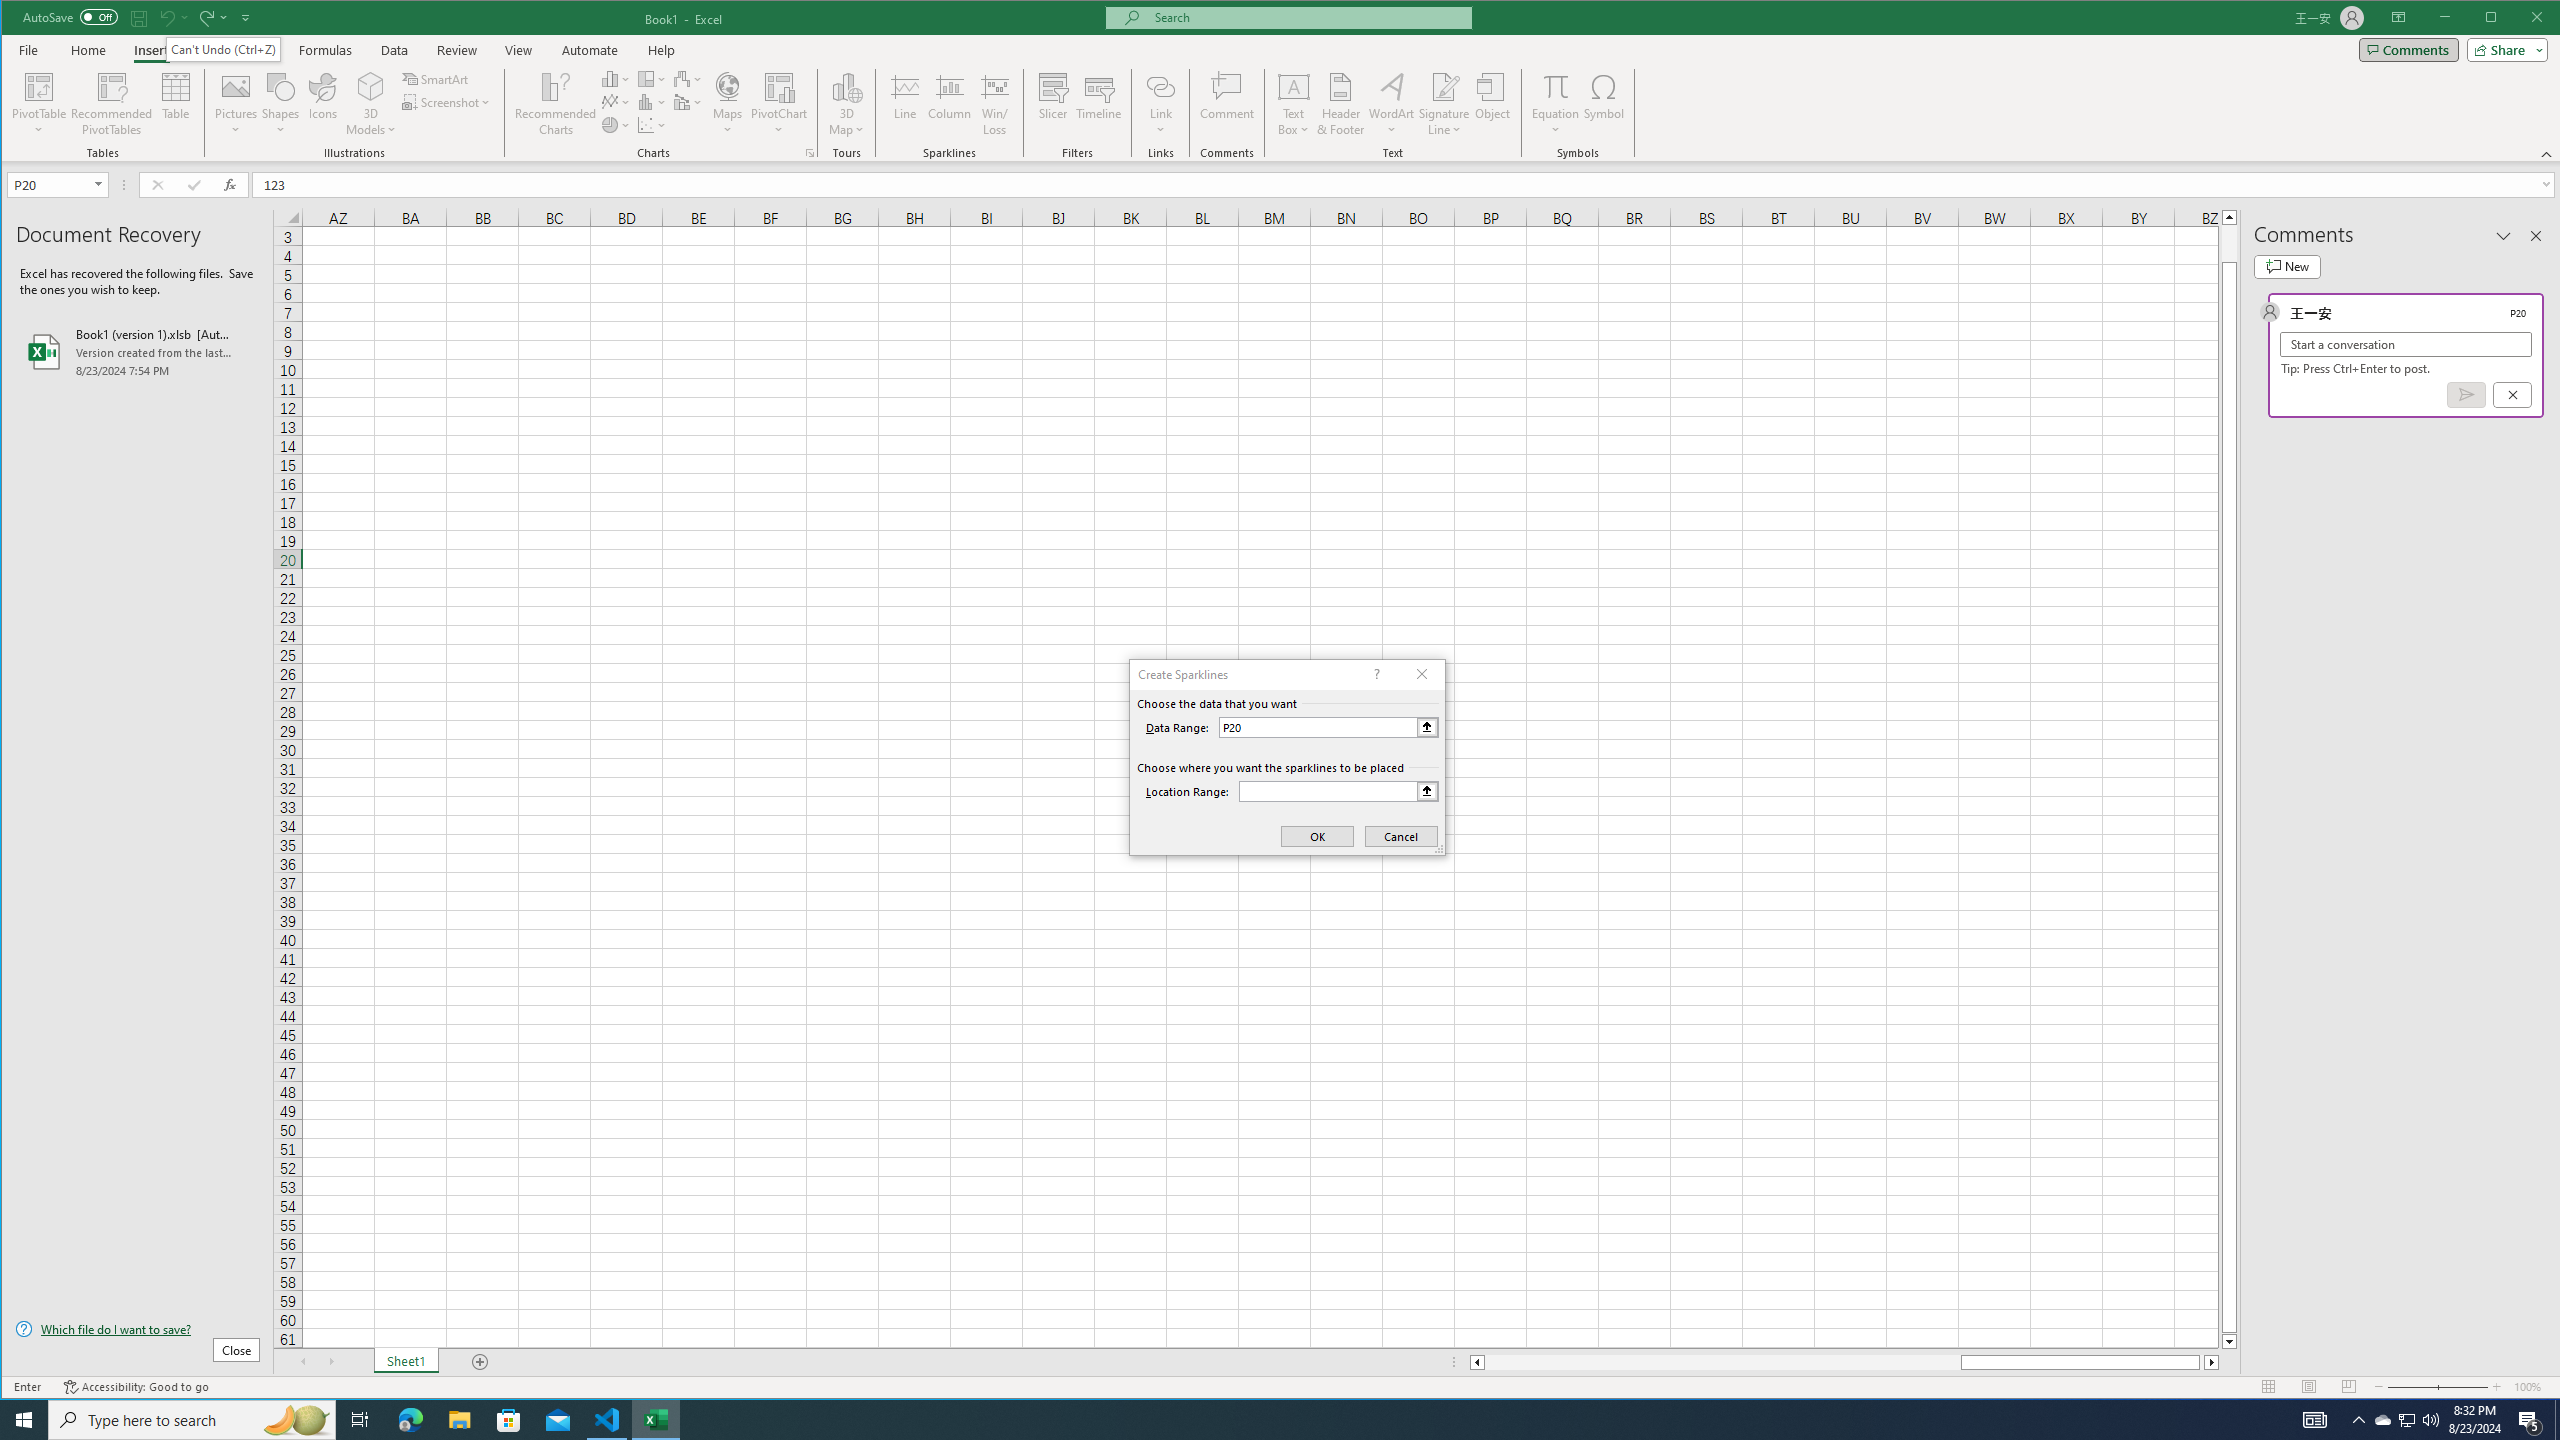 The width and height of the screenshot is (2560, 1440). What do you see at coordinates (1605, 103) in the screenshot?
I see `'Symbol...'` at bounding box center [1605, 103].